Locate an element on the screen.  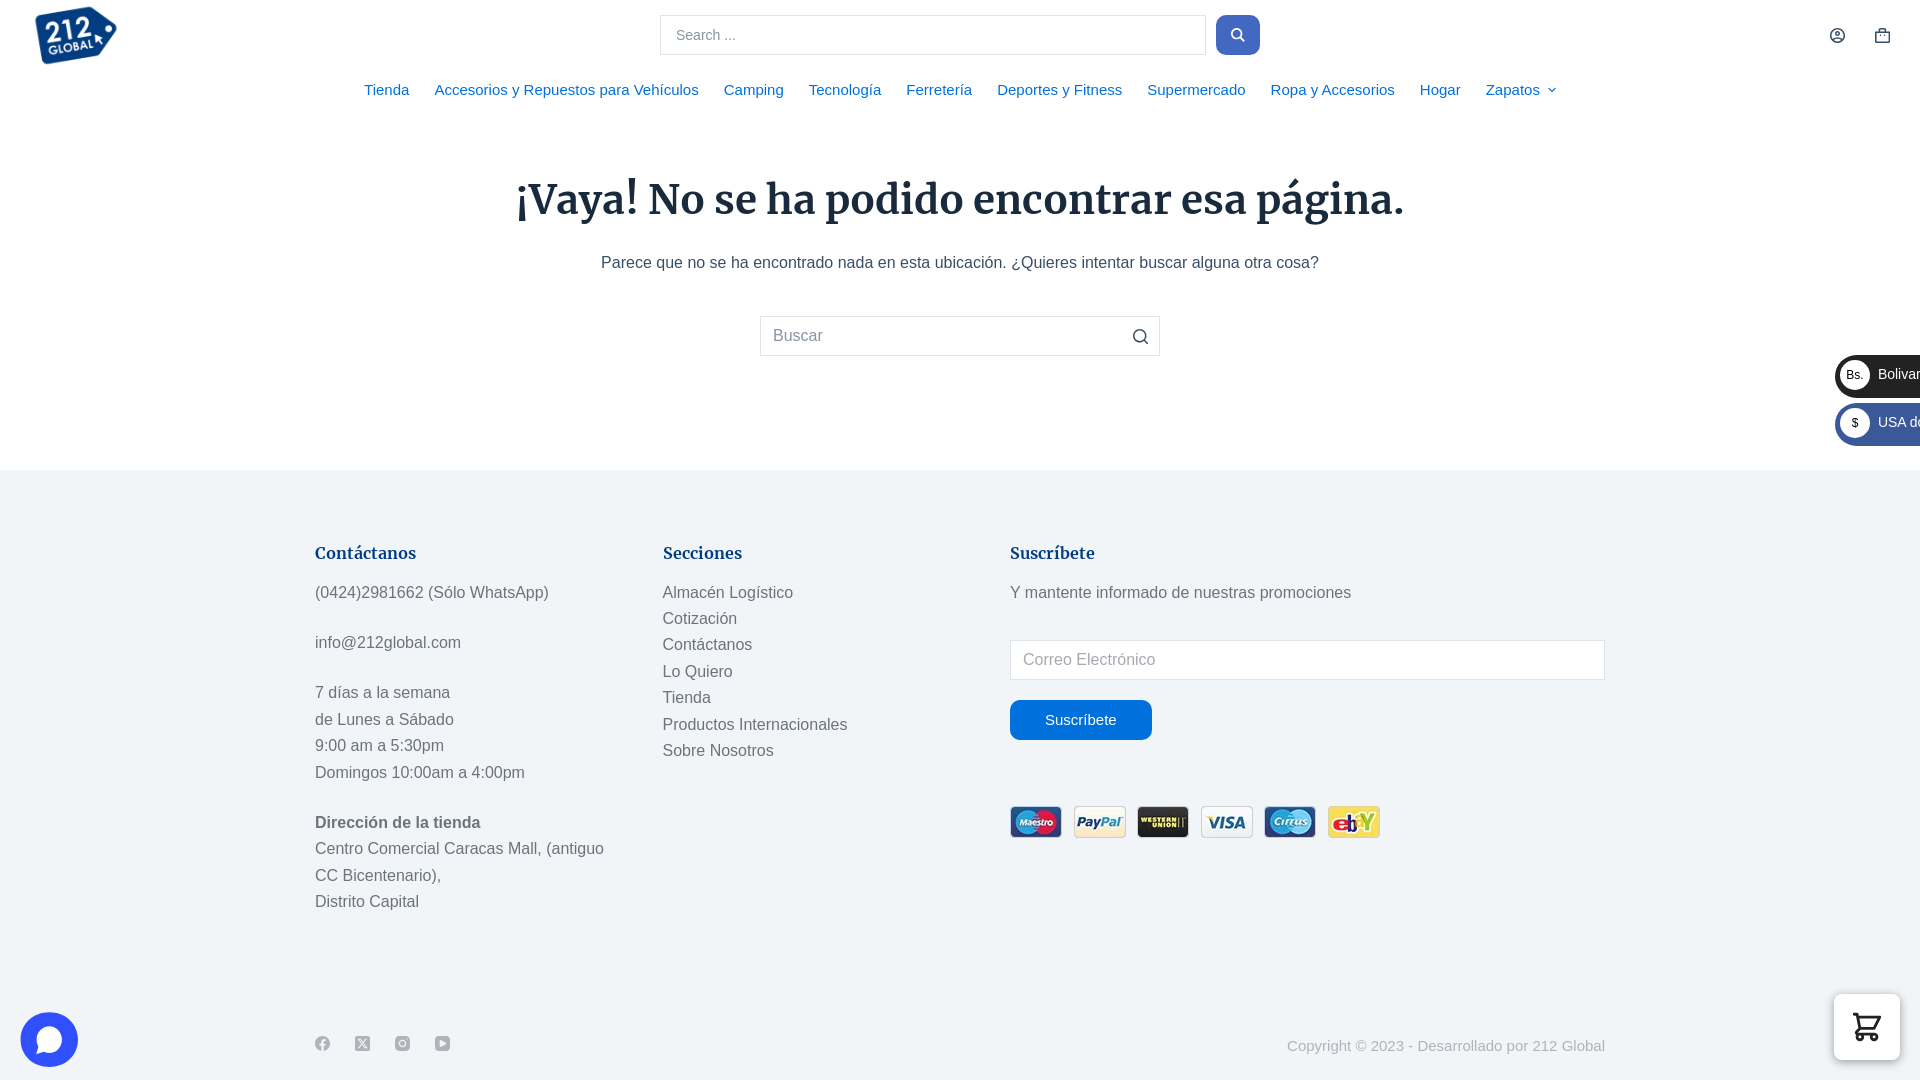
'Tienda' is located at coordinates (686, 696).